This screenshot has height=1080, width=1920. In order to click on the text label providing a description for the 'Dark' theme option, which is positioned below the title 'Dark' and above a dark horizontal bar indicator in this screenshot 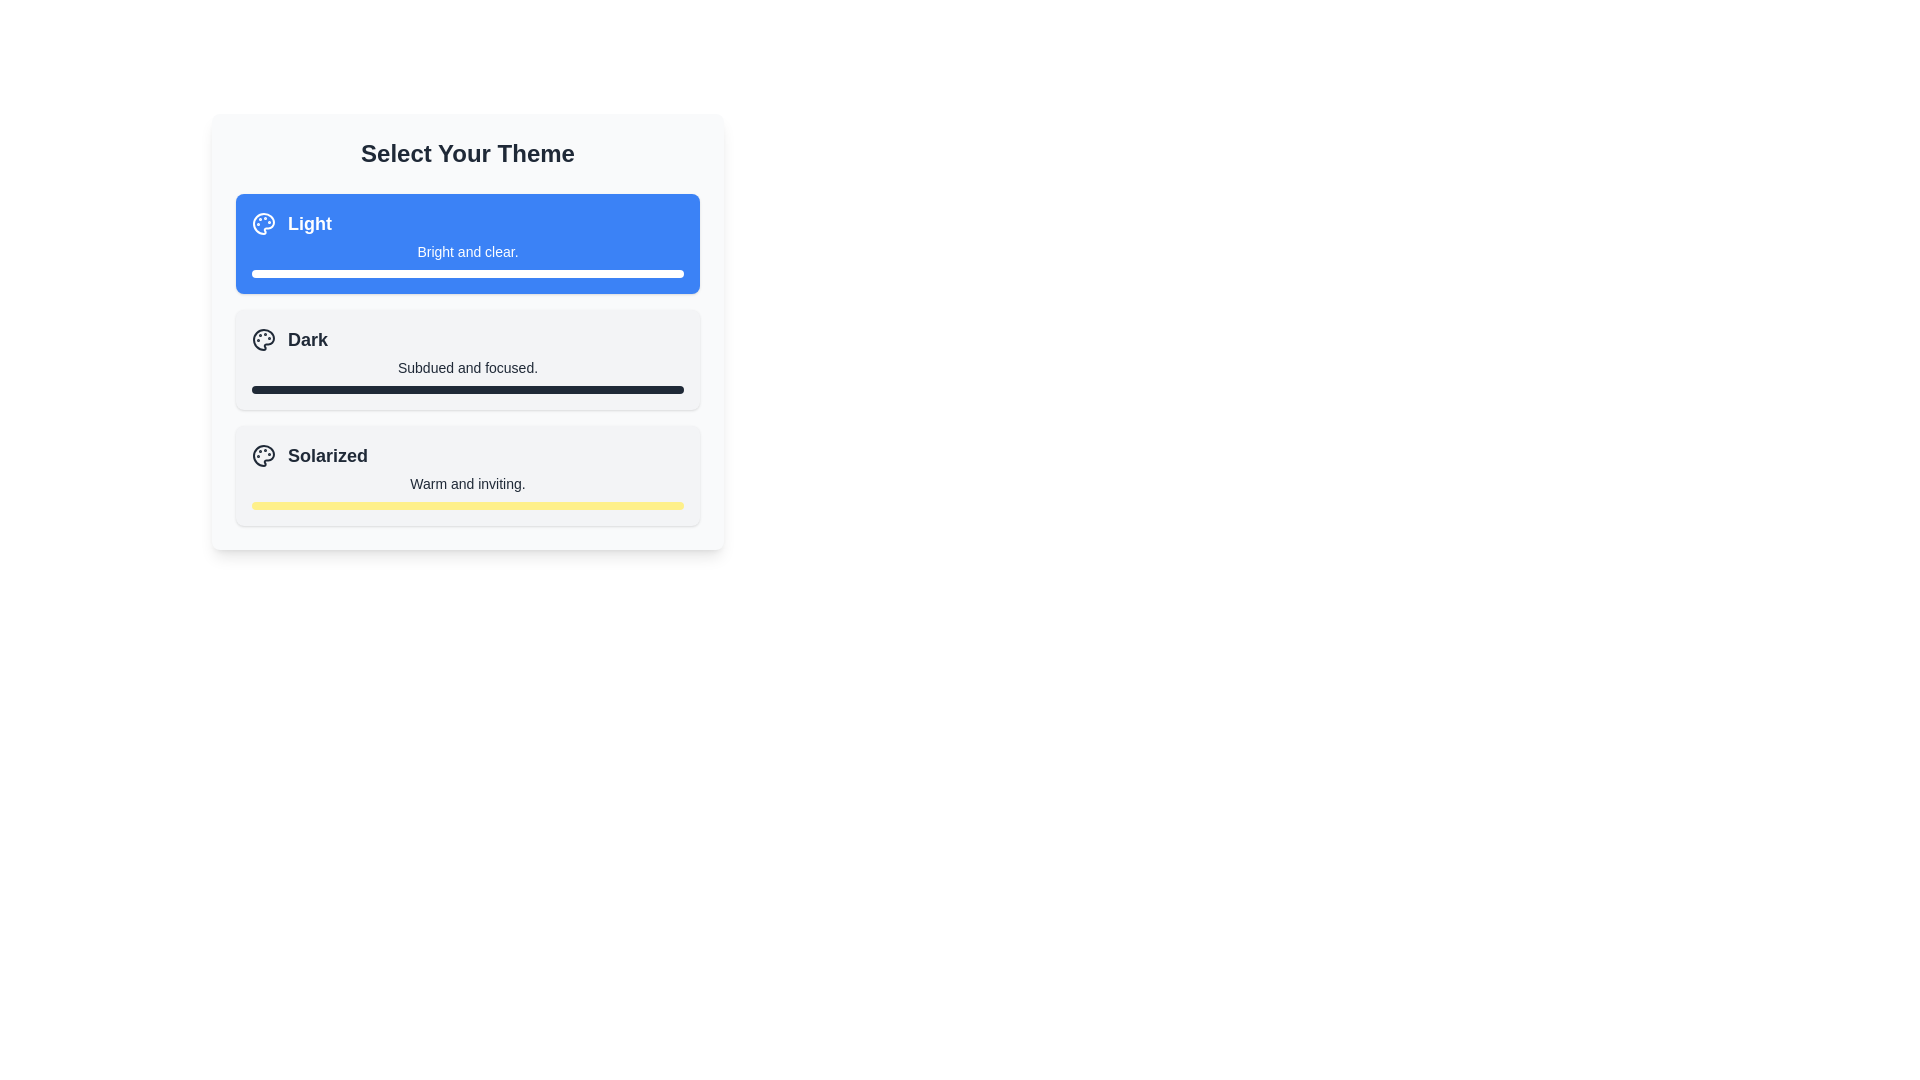, I will do `click(466, 367)`.